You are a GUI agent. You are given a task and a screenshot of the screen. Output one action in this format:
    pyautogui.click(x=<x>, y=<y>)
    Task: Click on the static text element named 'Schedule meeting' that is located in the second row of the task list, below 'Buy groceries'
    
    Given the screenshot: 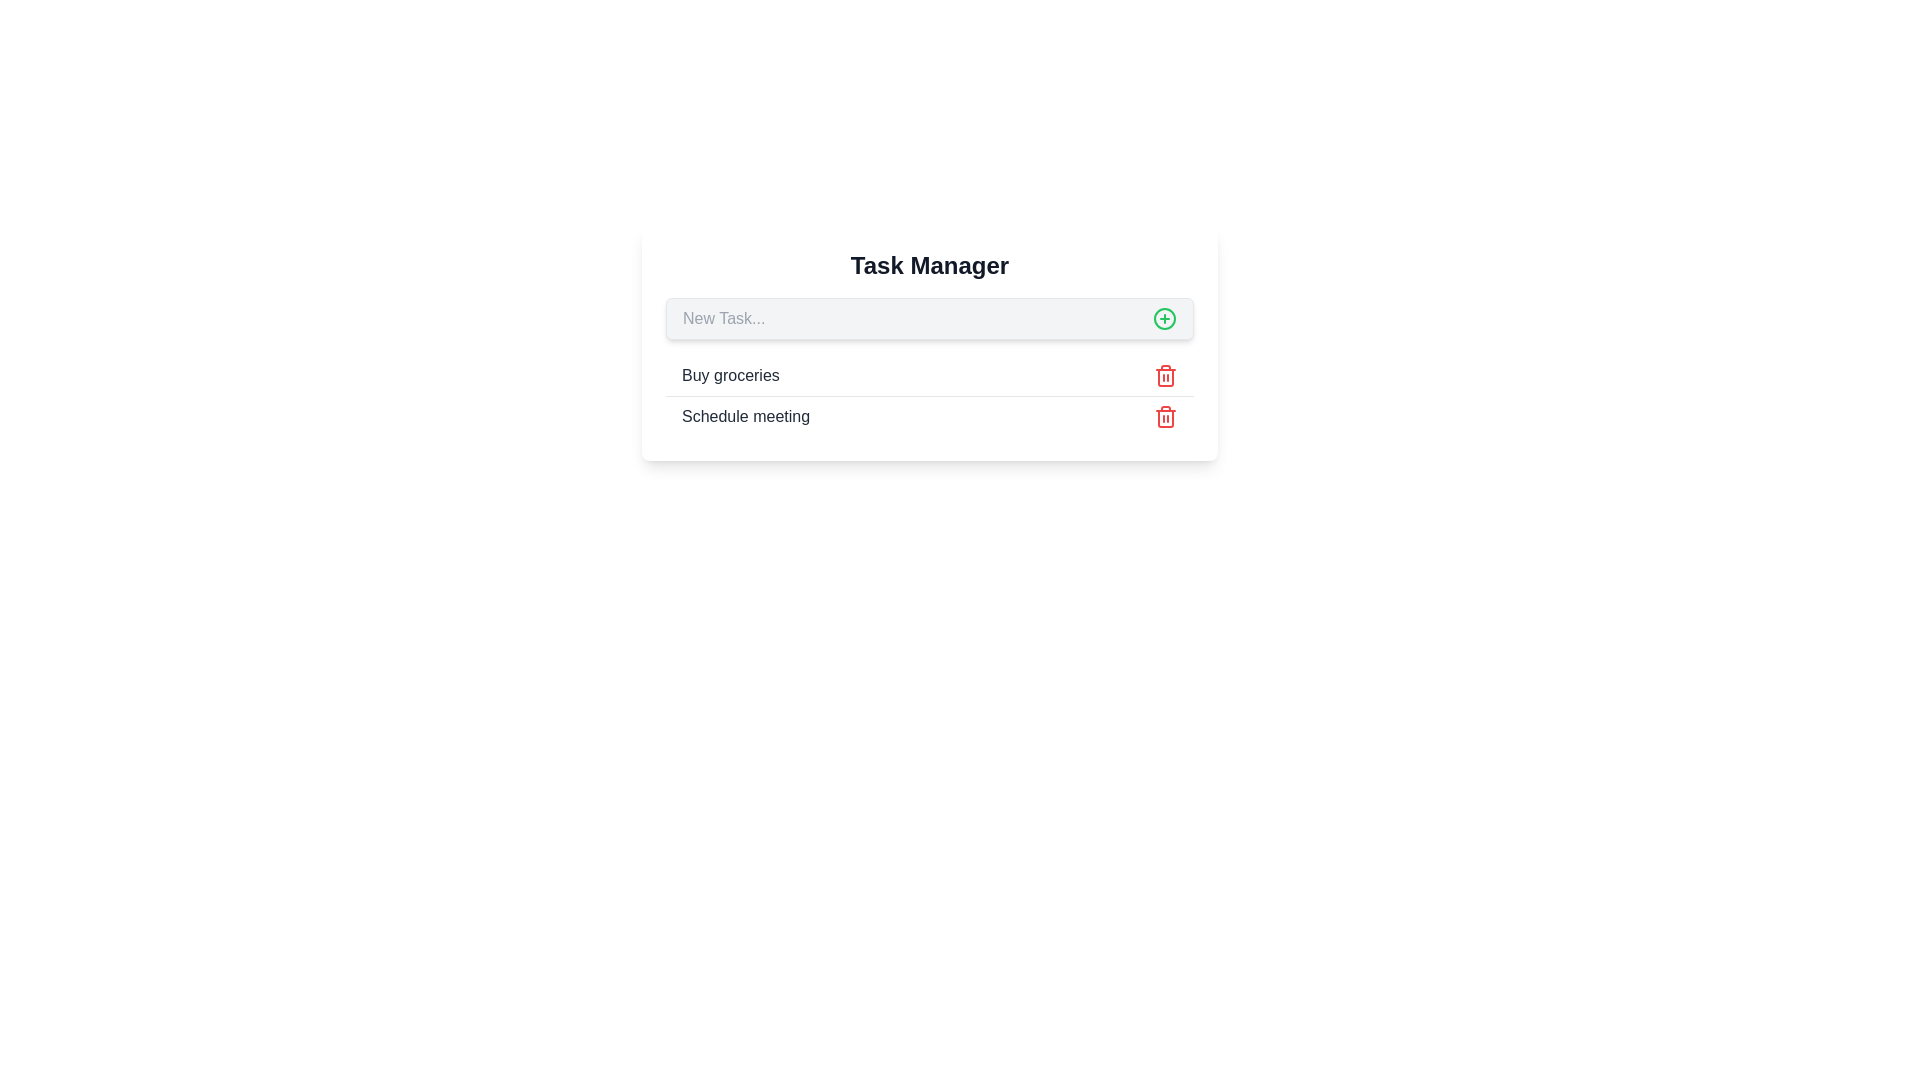 What is the action you would take?
    pyautogui.click(x=745, y=415)
    